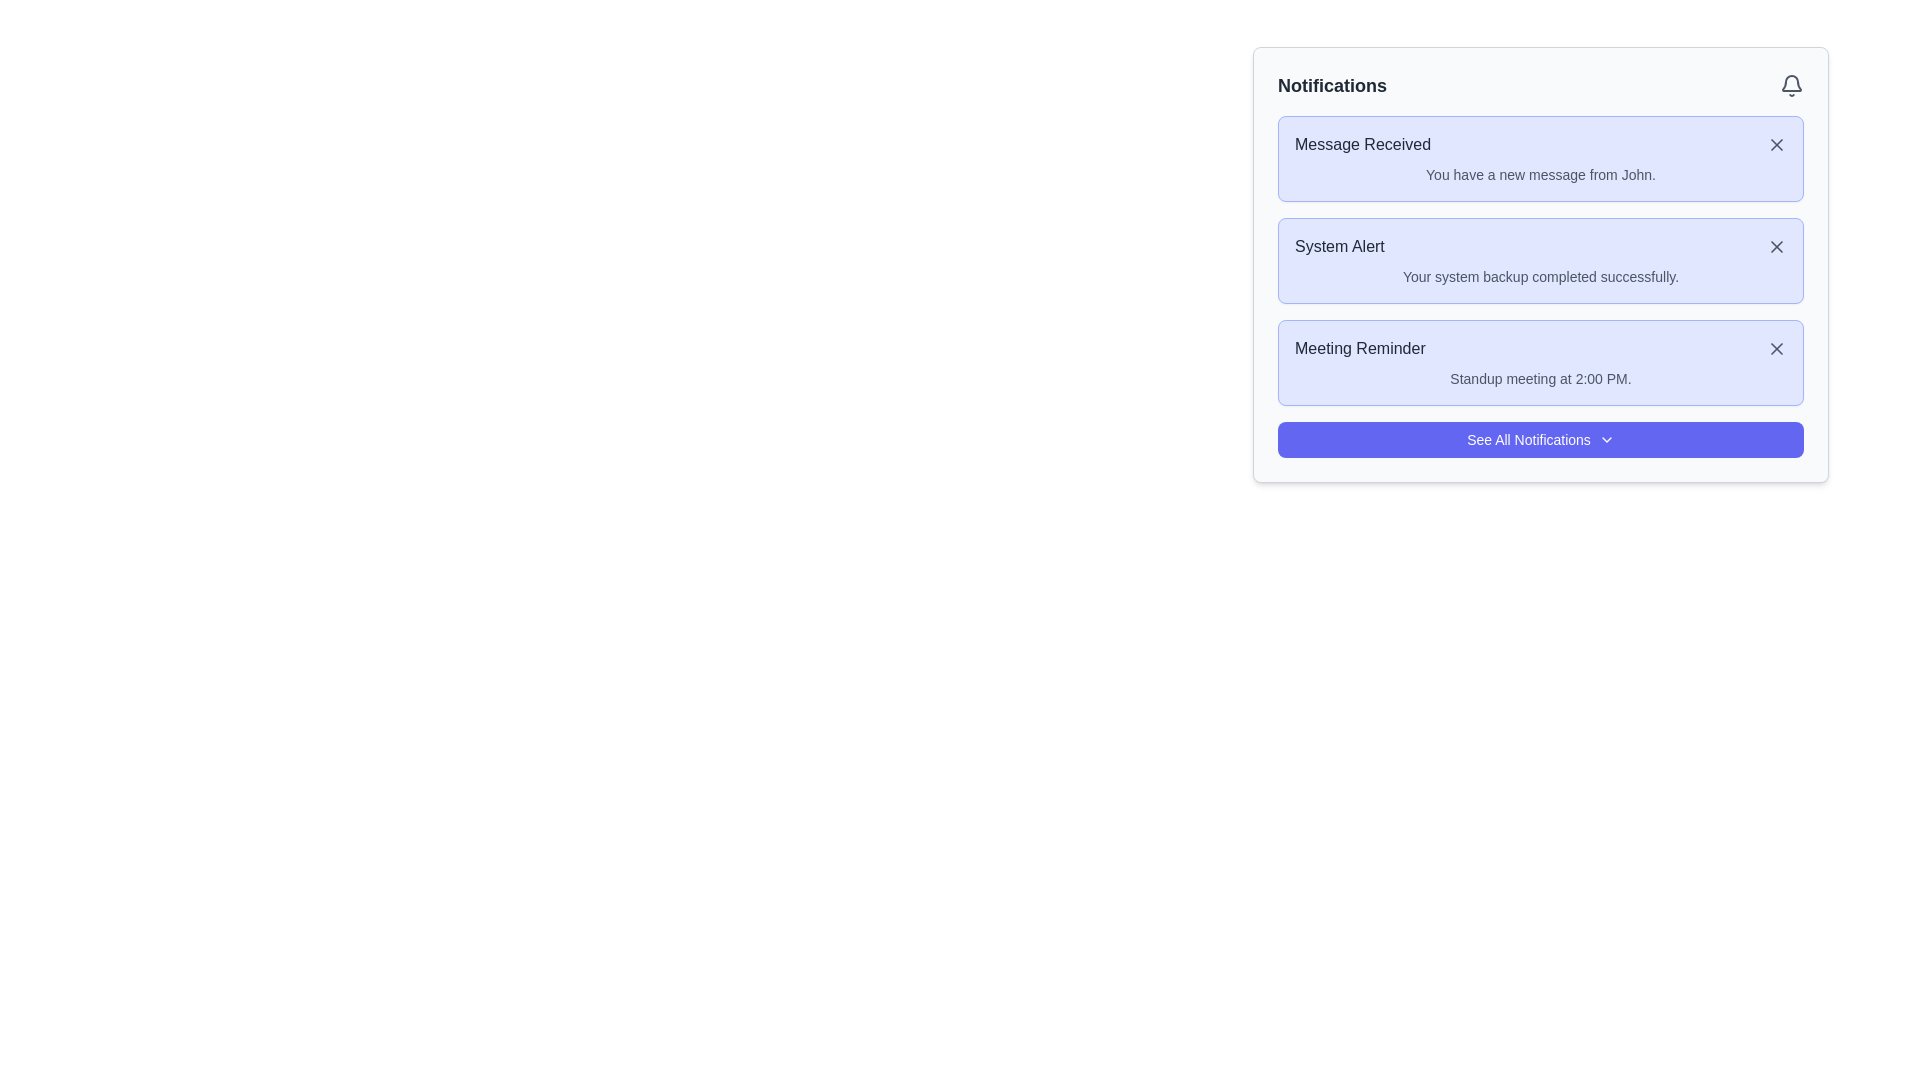  What do you see at coordinates (1362, 144) in the screenshot?
I see `the text label displaying 'Message Received', which is a medium-sized, bold, sans-serif font in dark gray on a light blue background, located near the top of a notification item in the notification panel` at bounding box center [1362, 144].